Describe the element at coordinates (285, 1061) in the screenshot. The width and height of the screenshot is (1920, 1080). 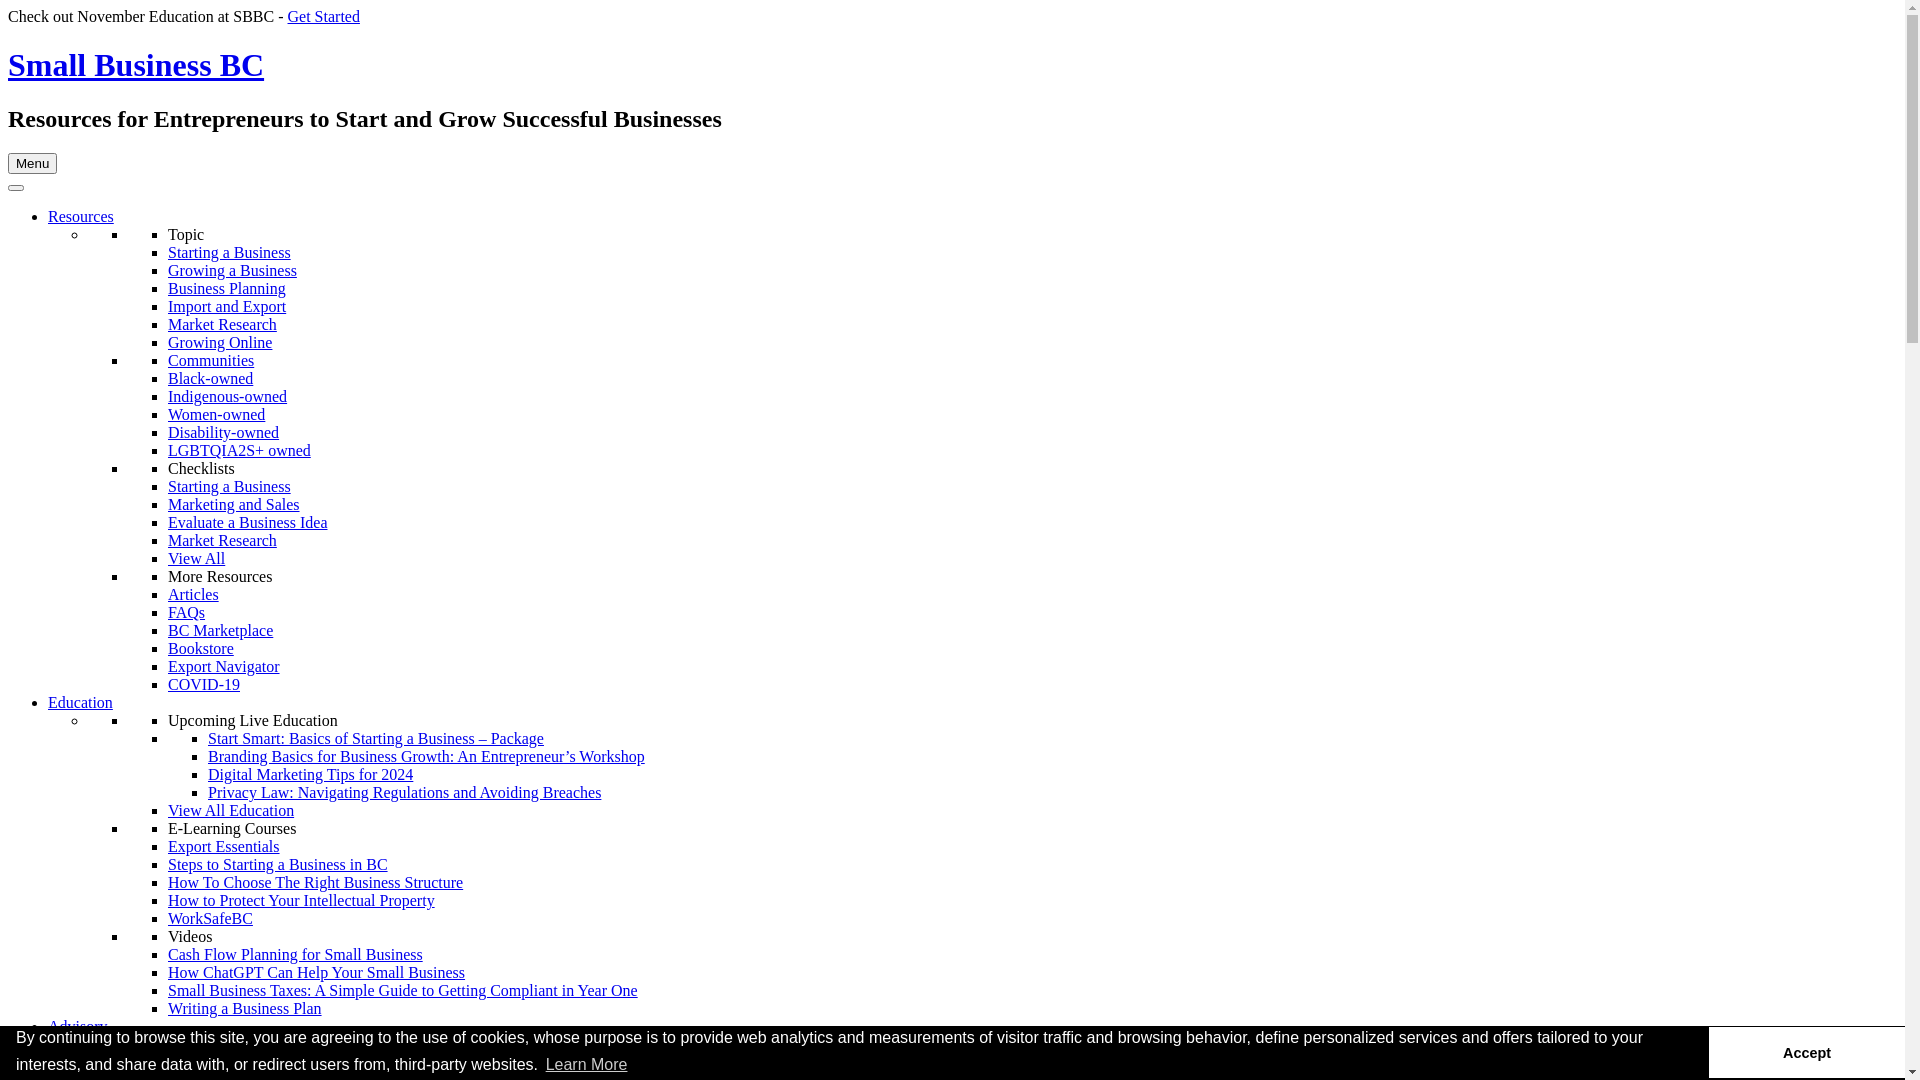
I see `'Free Introductory Business Advisory'` at that location.